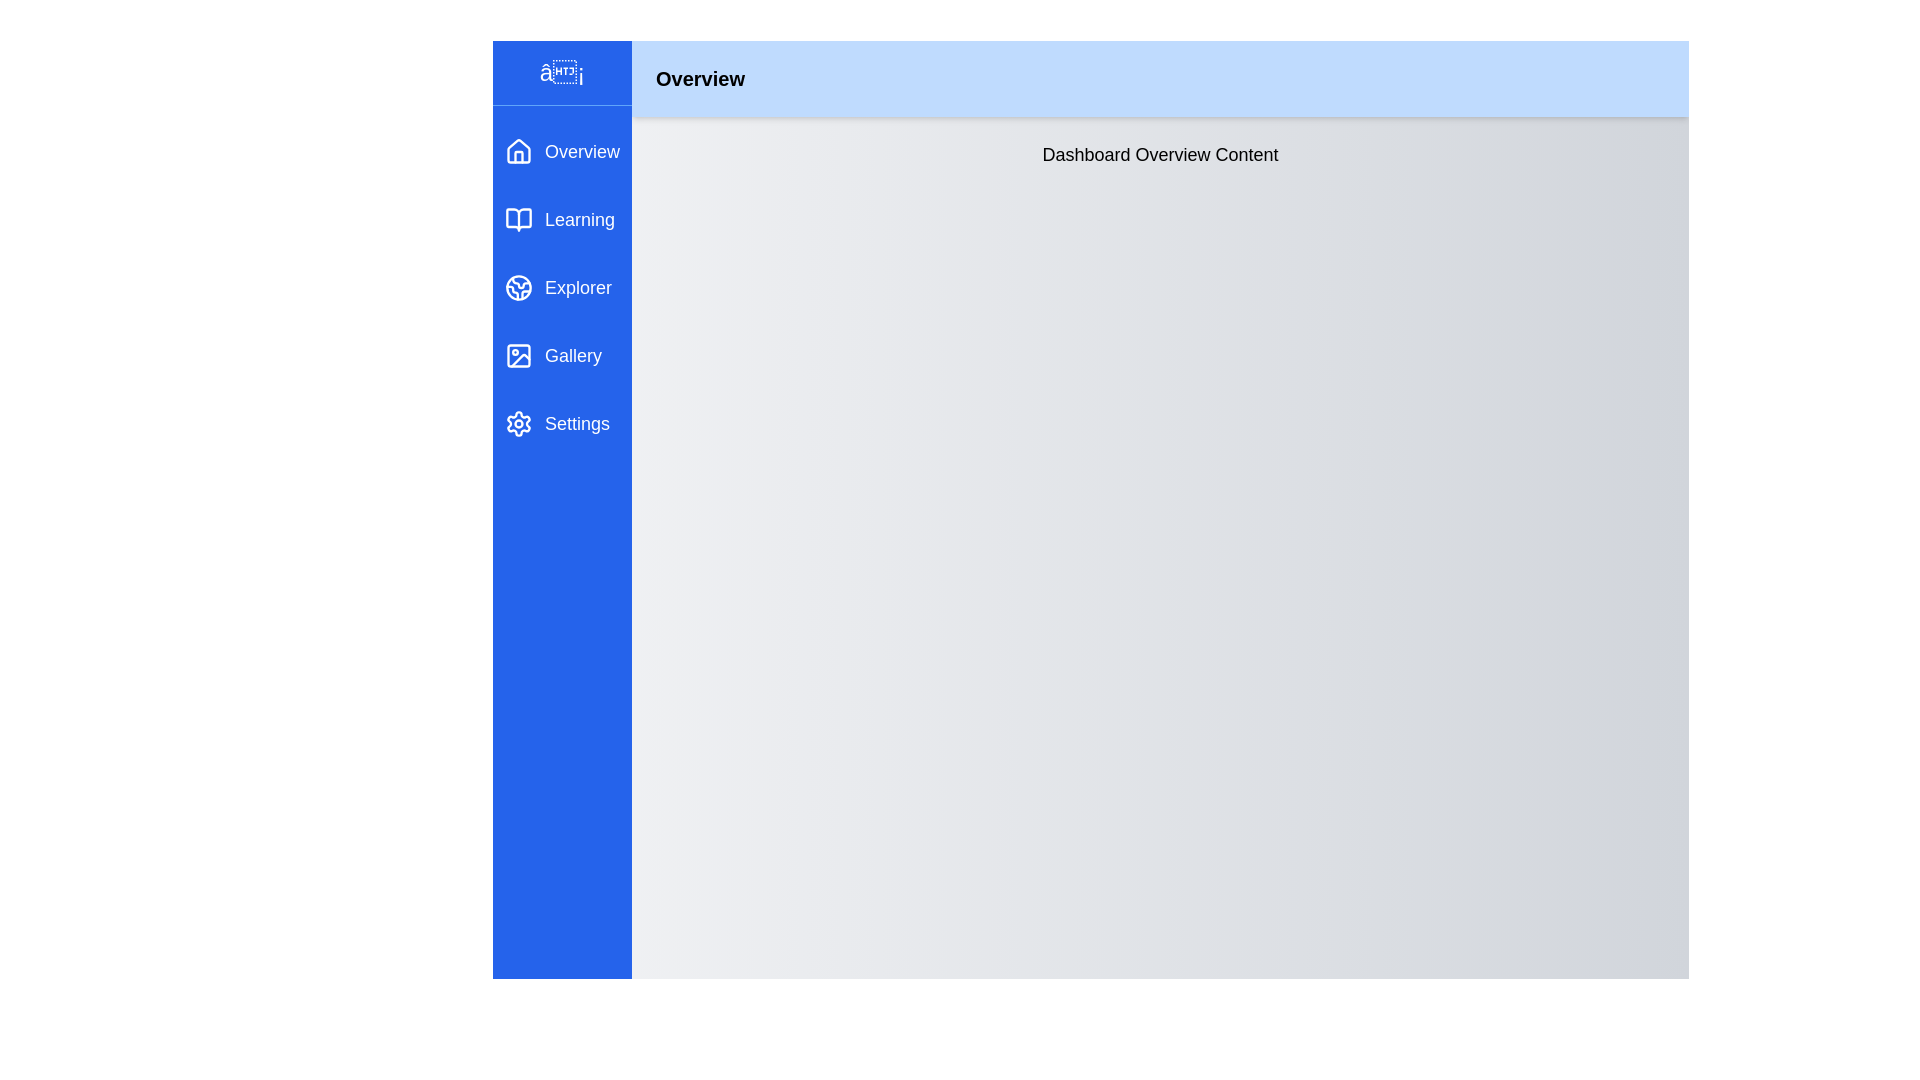 This screenshot has width=1920, height=1080. I want to click on the 'Explorer' button in the sidebar, which is the third navigation button with a blue background and white text, so click(561, 288).